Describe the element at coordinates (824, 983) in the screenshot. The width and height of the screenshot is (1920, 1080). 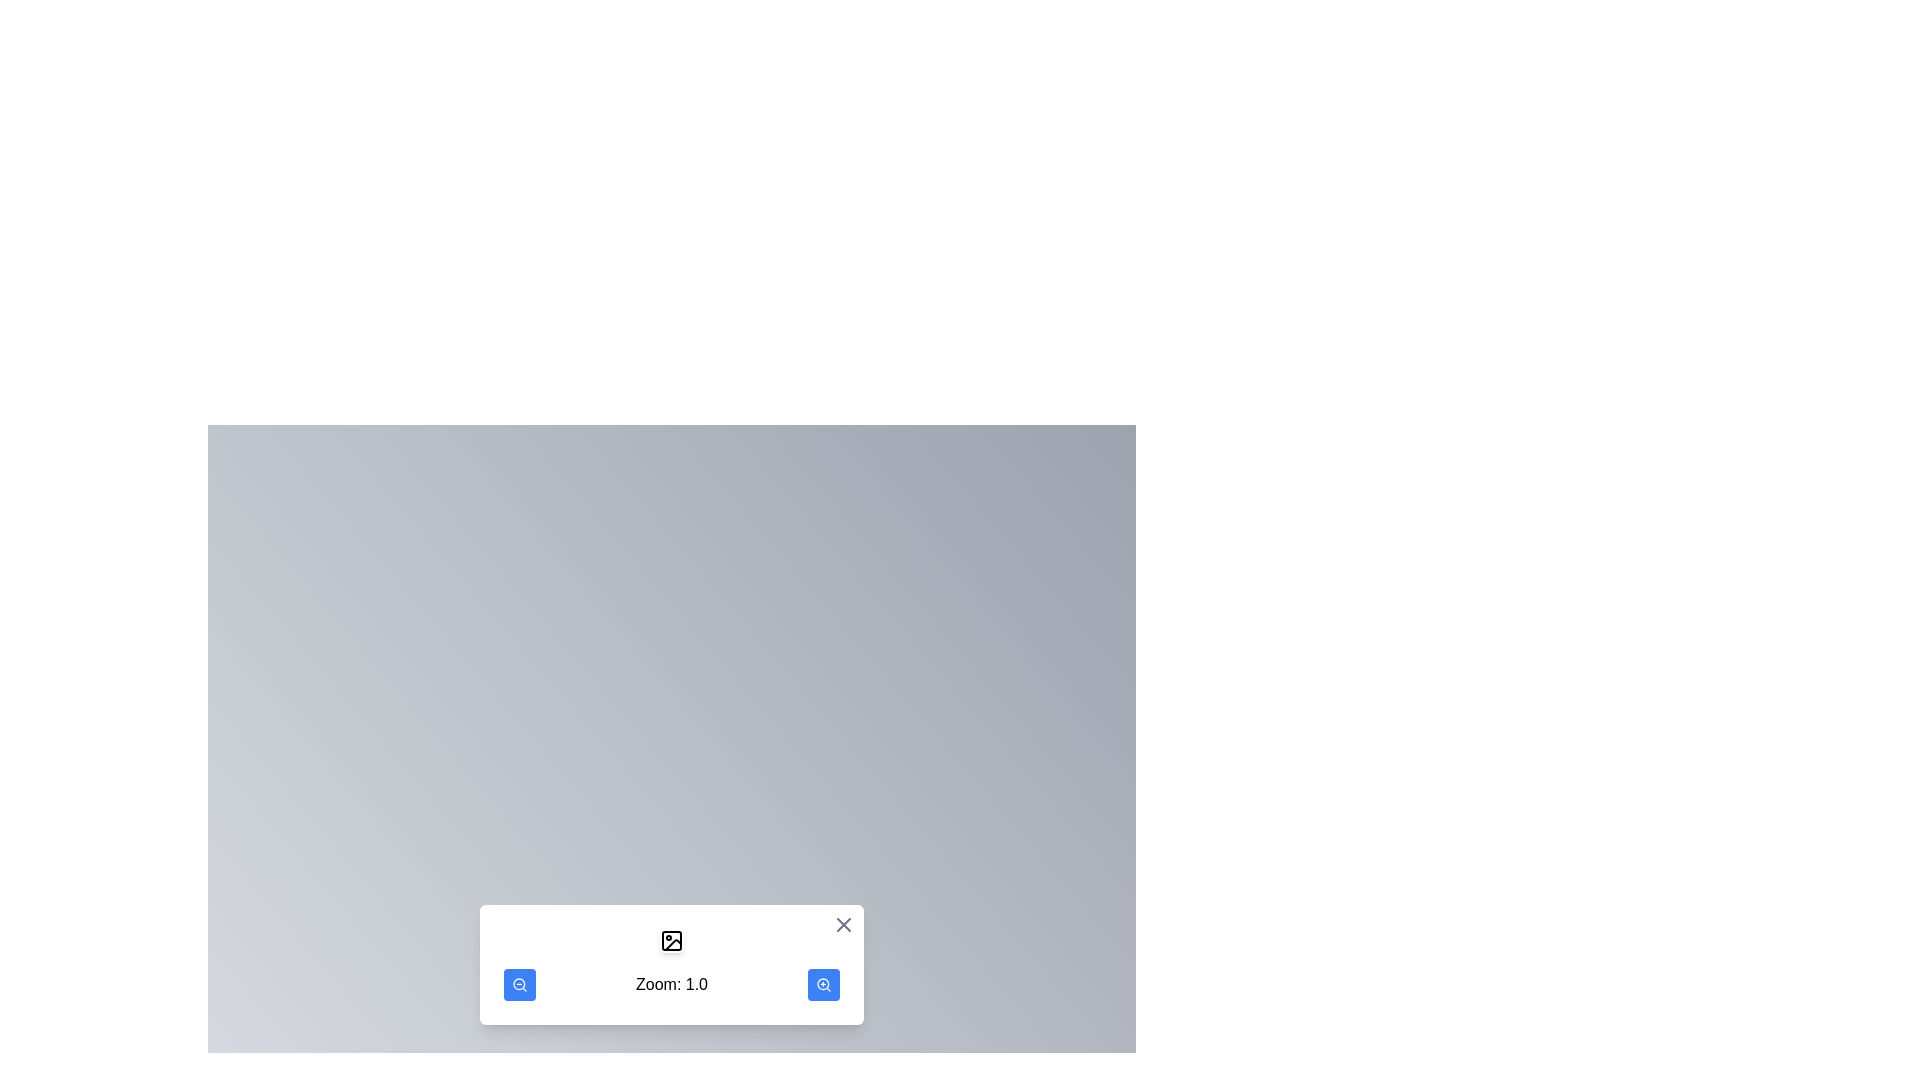
I see `the zoom-in icon button, which is a magnifying glass with a plus sign on a blue circular background, located at the bottom-left corner of the control panel` at that location.